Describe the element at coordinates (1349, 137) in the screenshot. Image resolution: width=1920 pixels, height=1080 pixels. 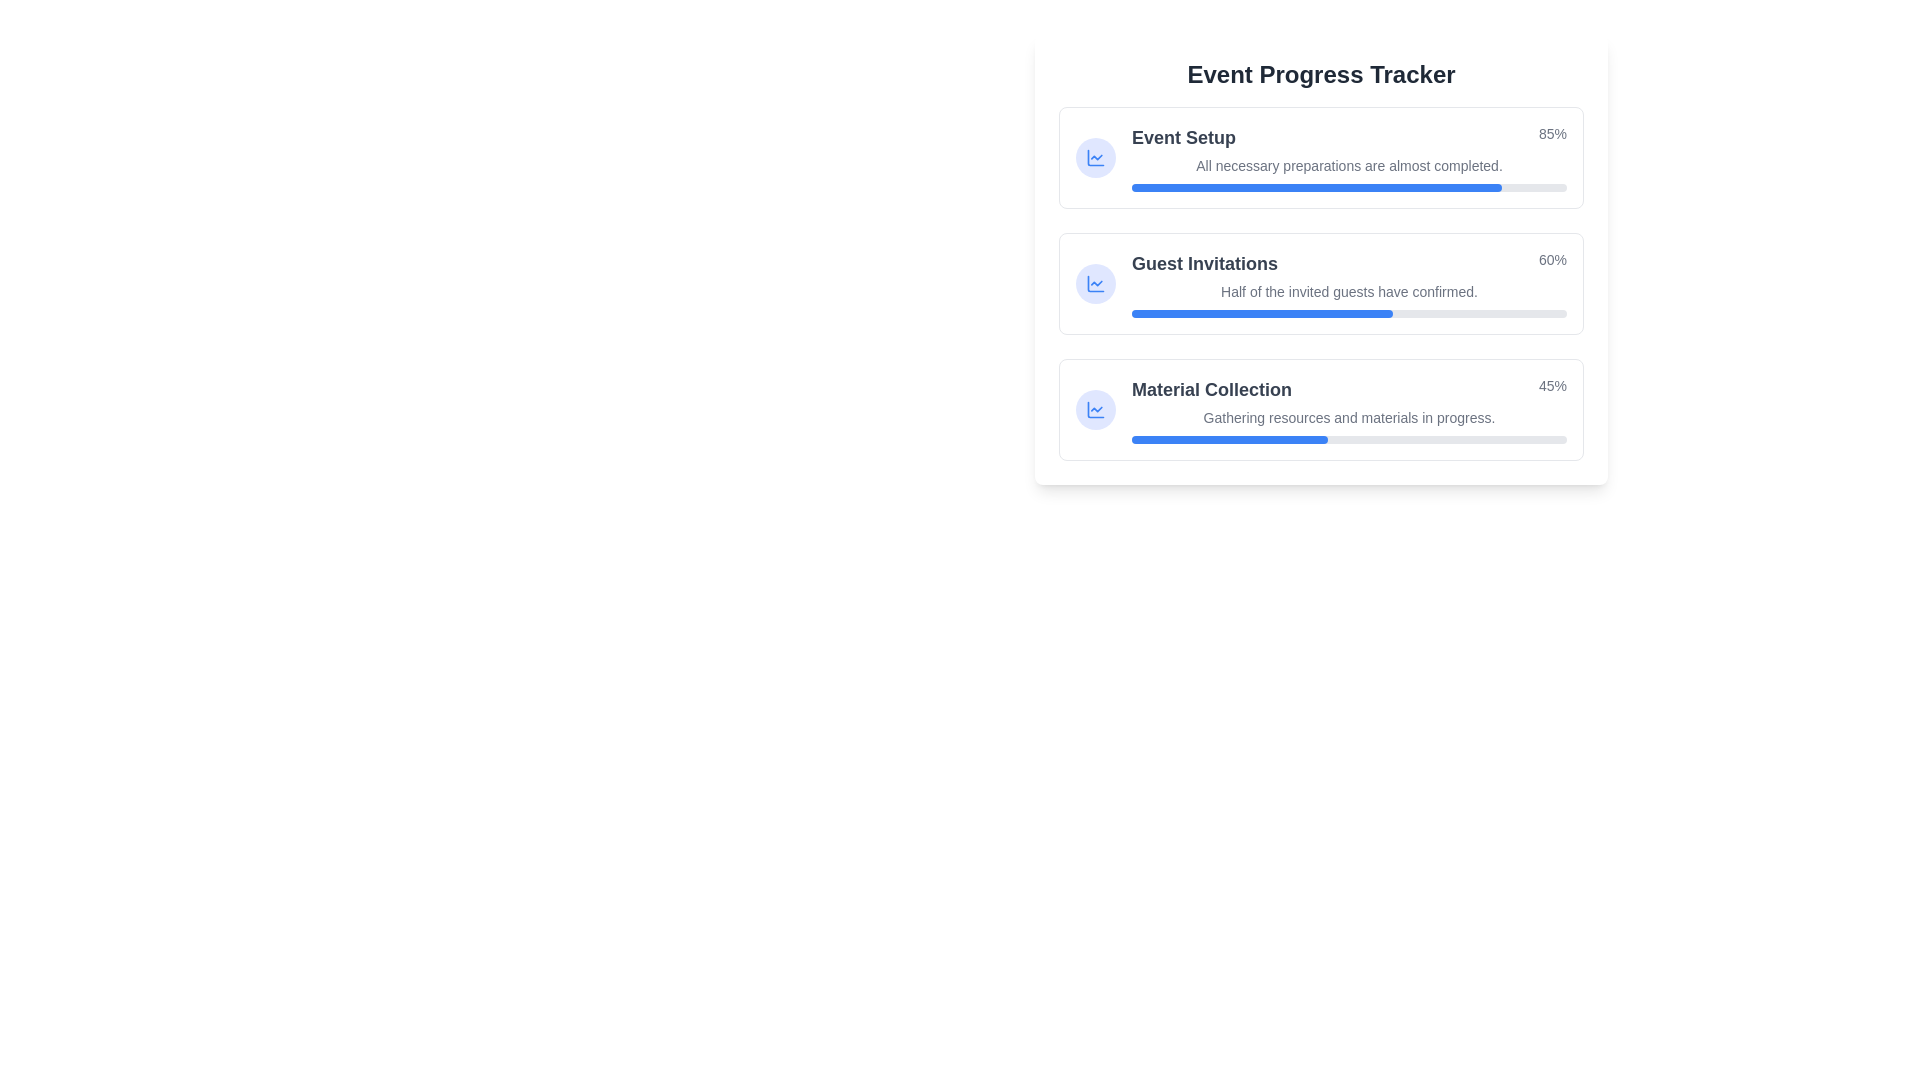
I see `the Progress indicator item labeled 'Event Setup' which shows '85%' aligned to the right, positioned at the top of the vertical stack under 'Event Progress Tracker'` at that location.